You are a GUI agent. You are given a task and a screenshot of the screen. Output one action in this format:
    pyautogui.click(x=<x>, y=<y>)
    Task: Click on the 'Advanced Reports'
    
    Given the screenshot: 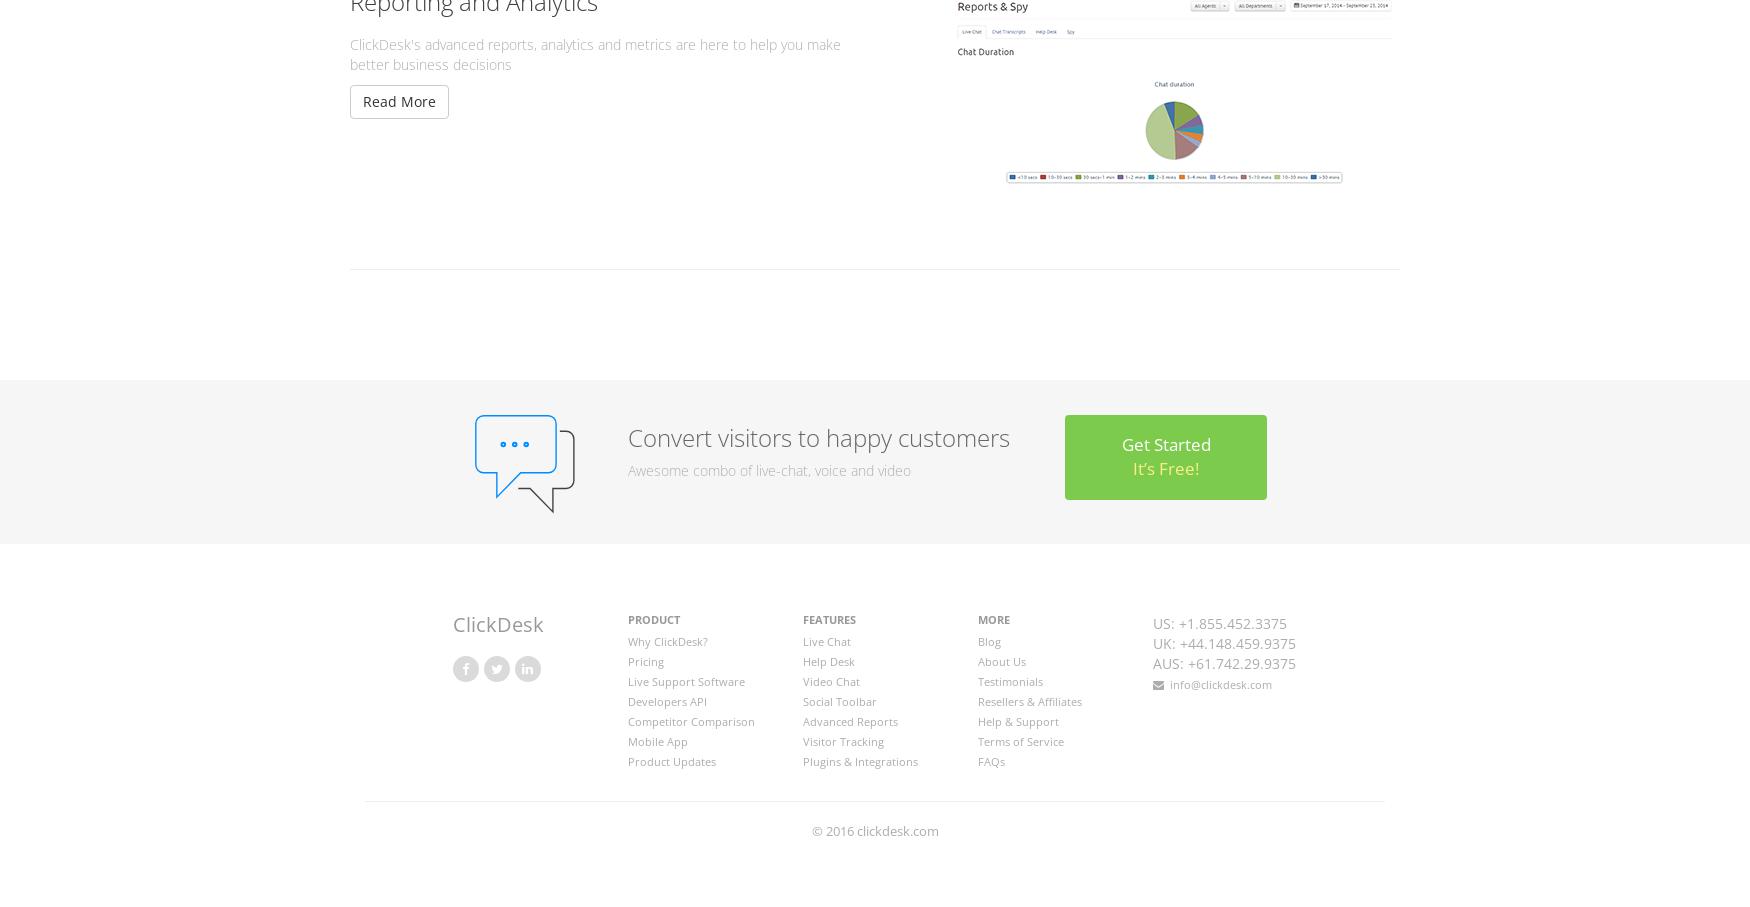 What is the action you would take?
    pyautogui.click(x=801, y=720)
    